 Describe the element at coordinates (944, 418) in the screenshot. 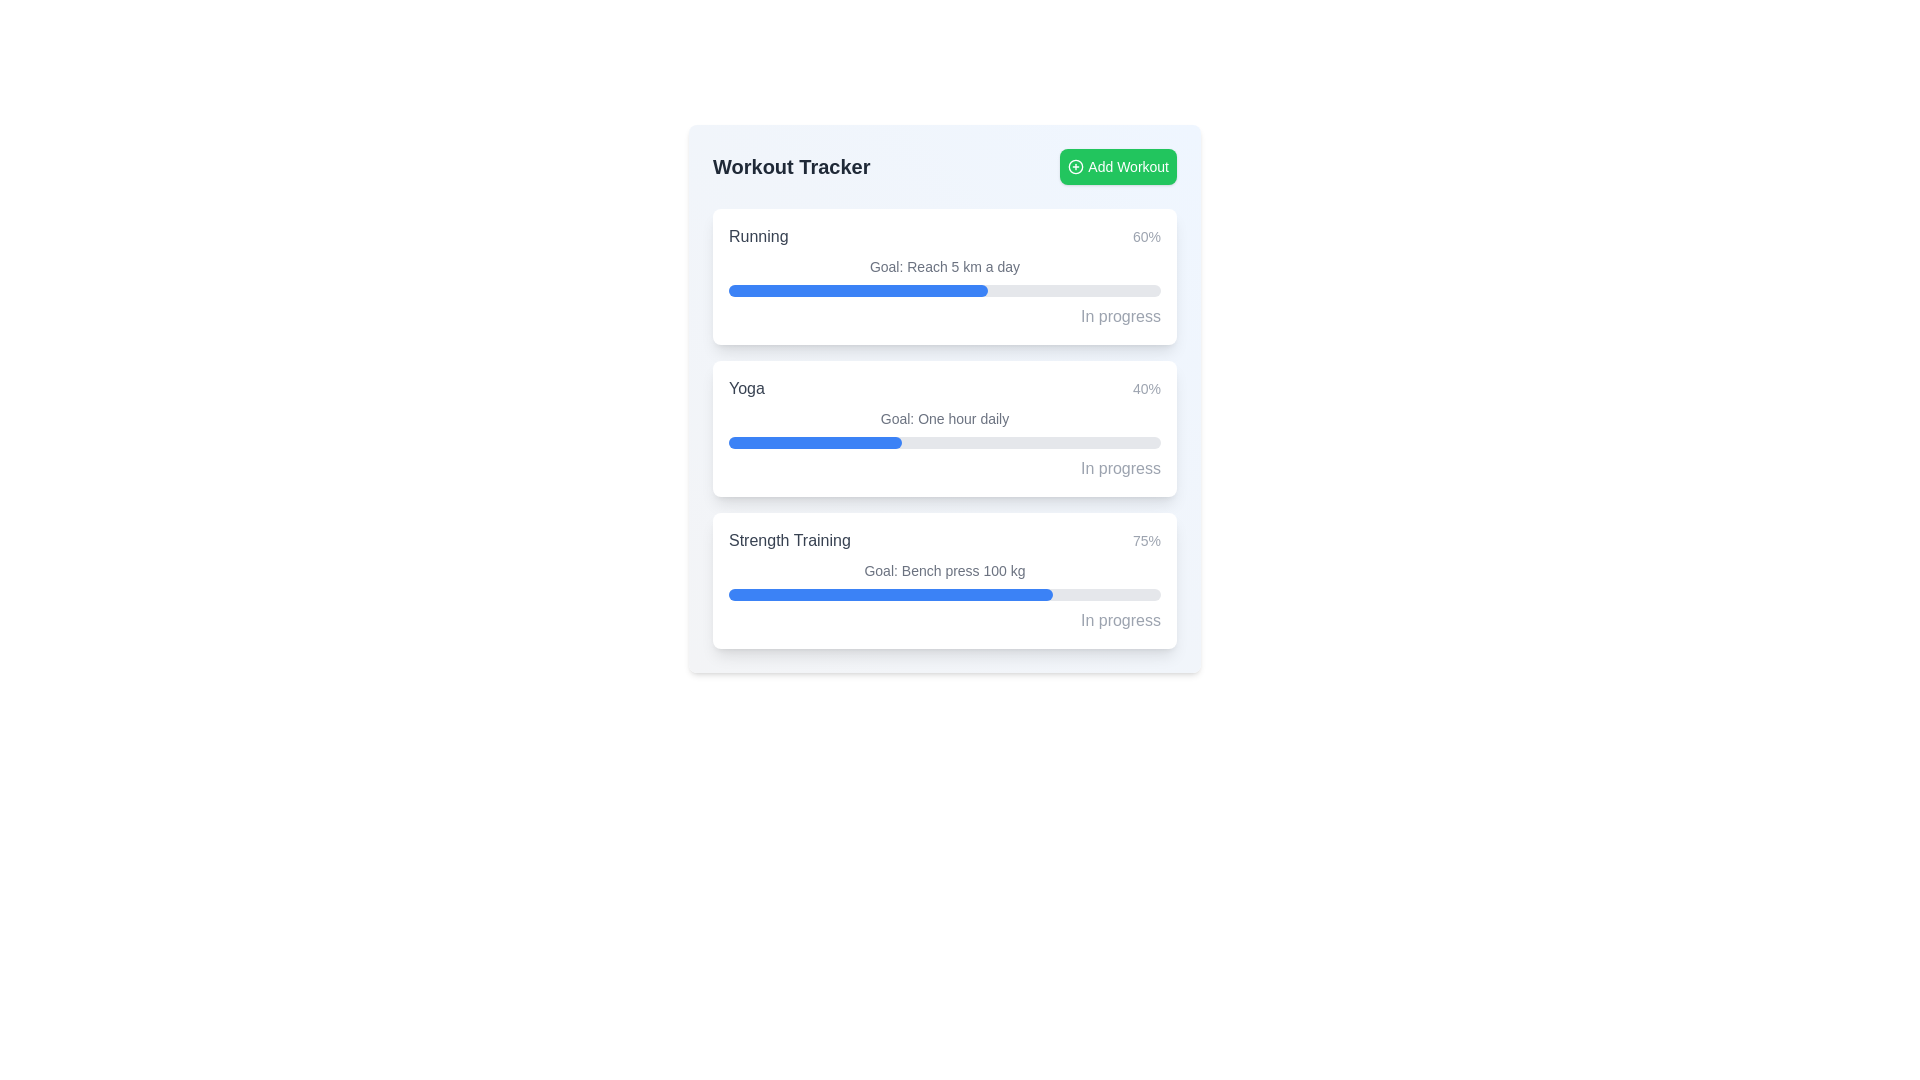

I see `the text label displaying 'Goal: One hour daily' within the Yoga task card` at that location.